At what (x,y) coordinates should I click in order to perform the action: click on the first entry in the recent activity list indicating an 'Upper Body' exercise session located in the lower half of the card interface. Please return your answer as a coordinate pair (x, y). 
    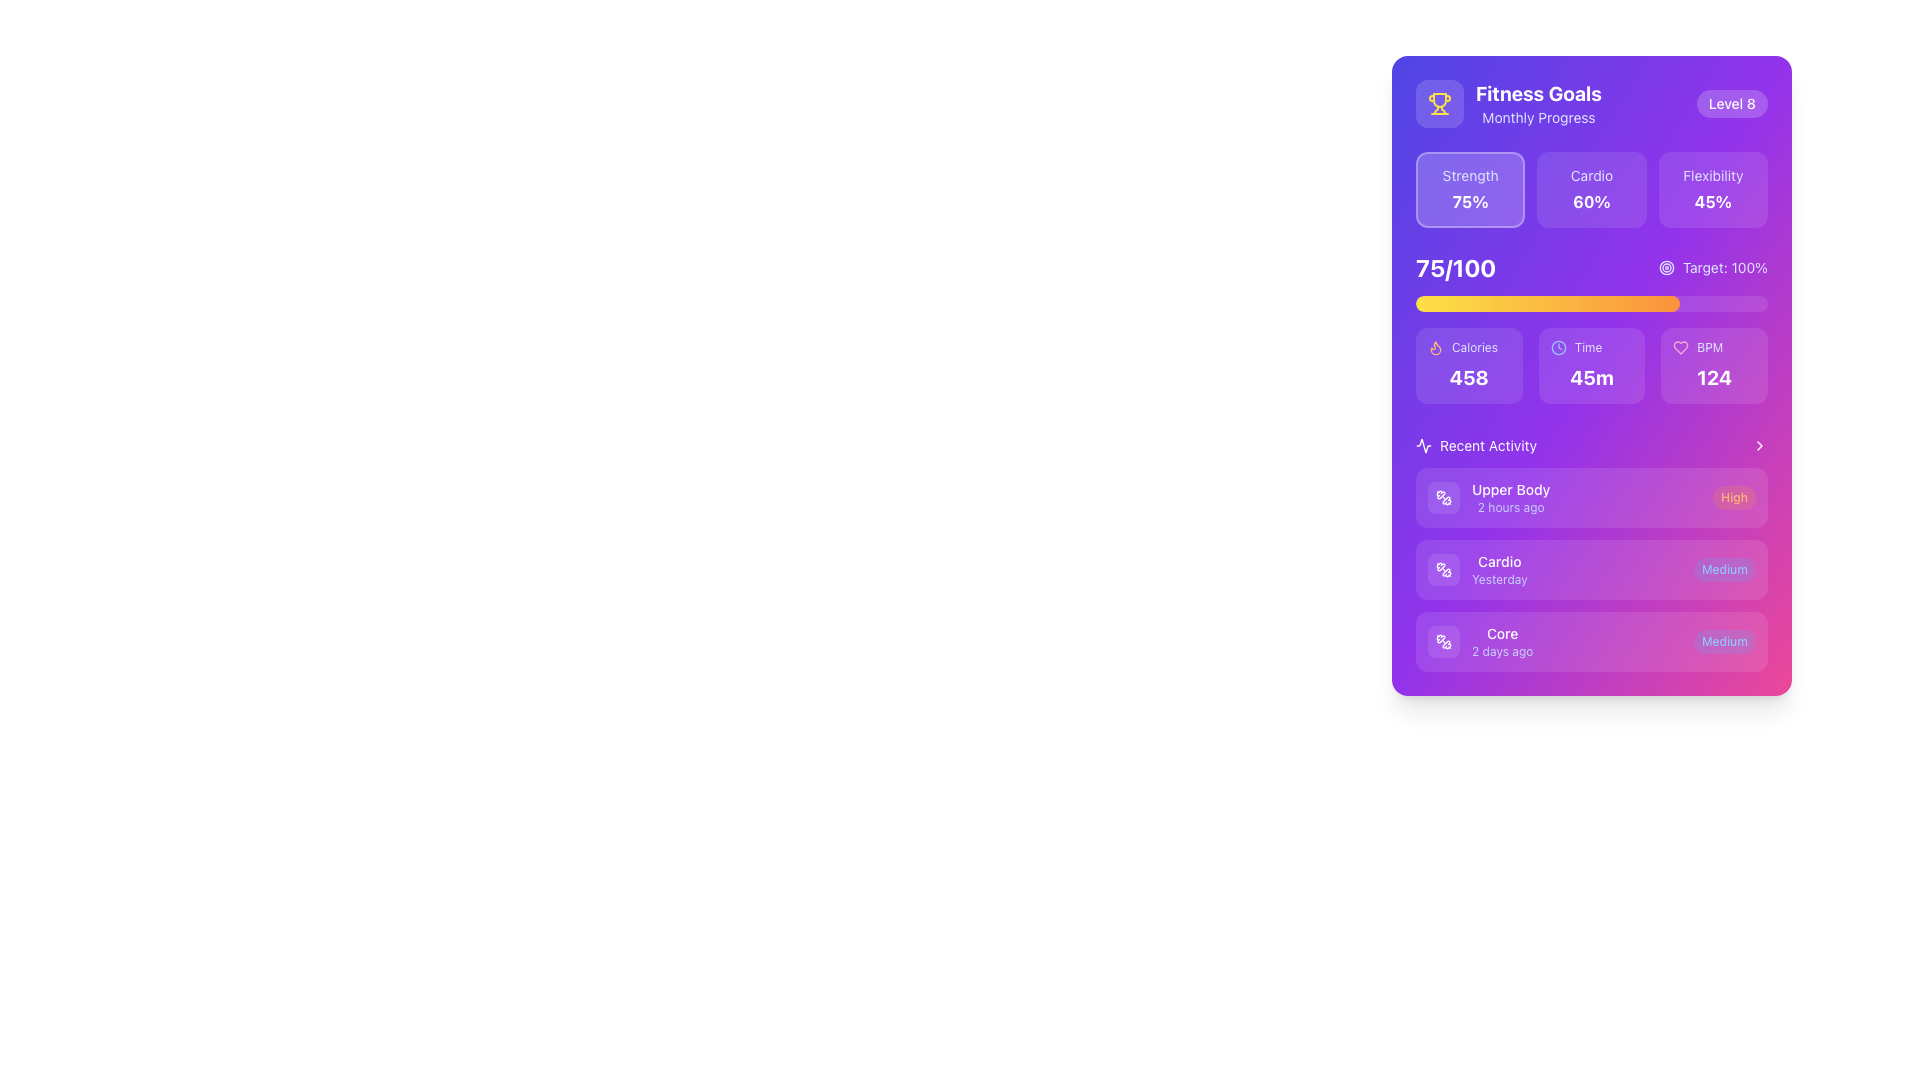
    Looking at the image, I should click on (1489, 496).